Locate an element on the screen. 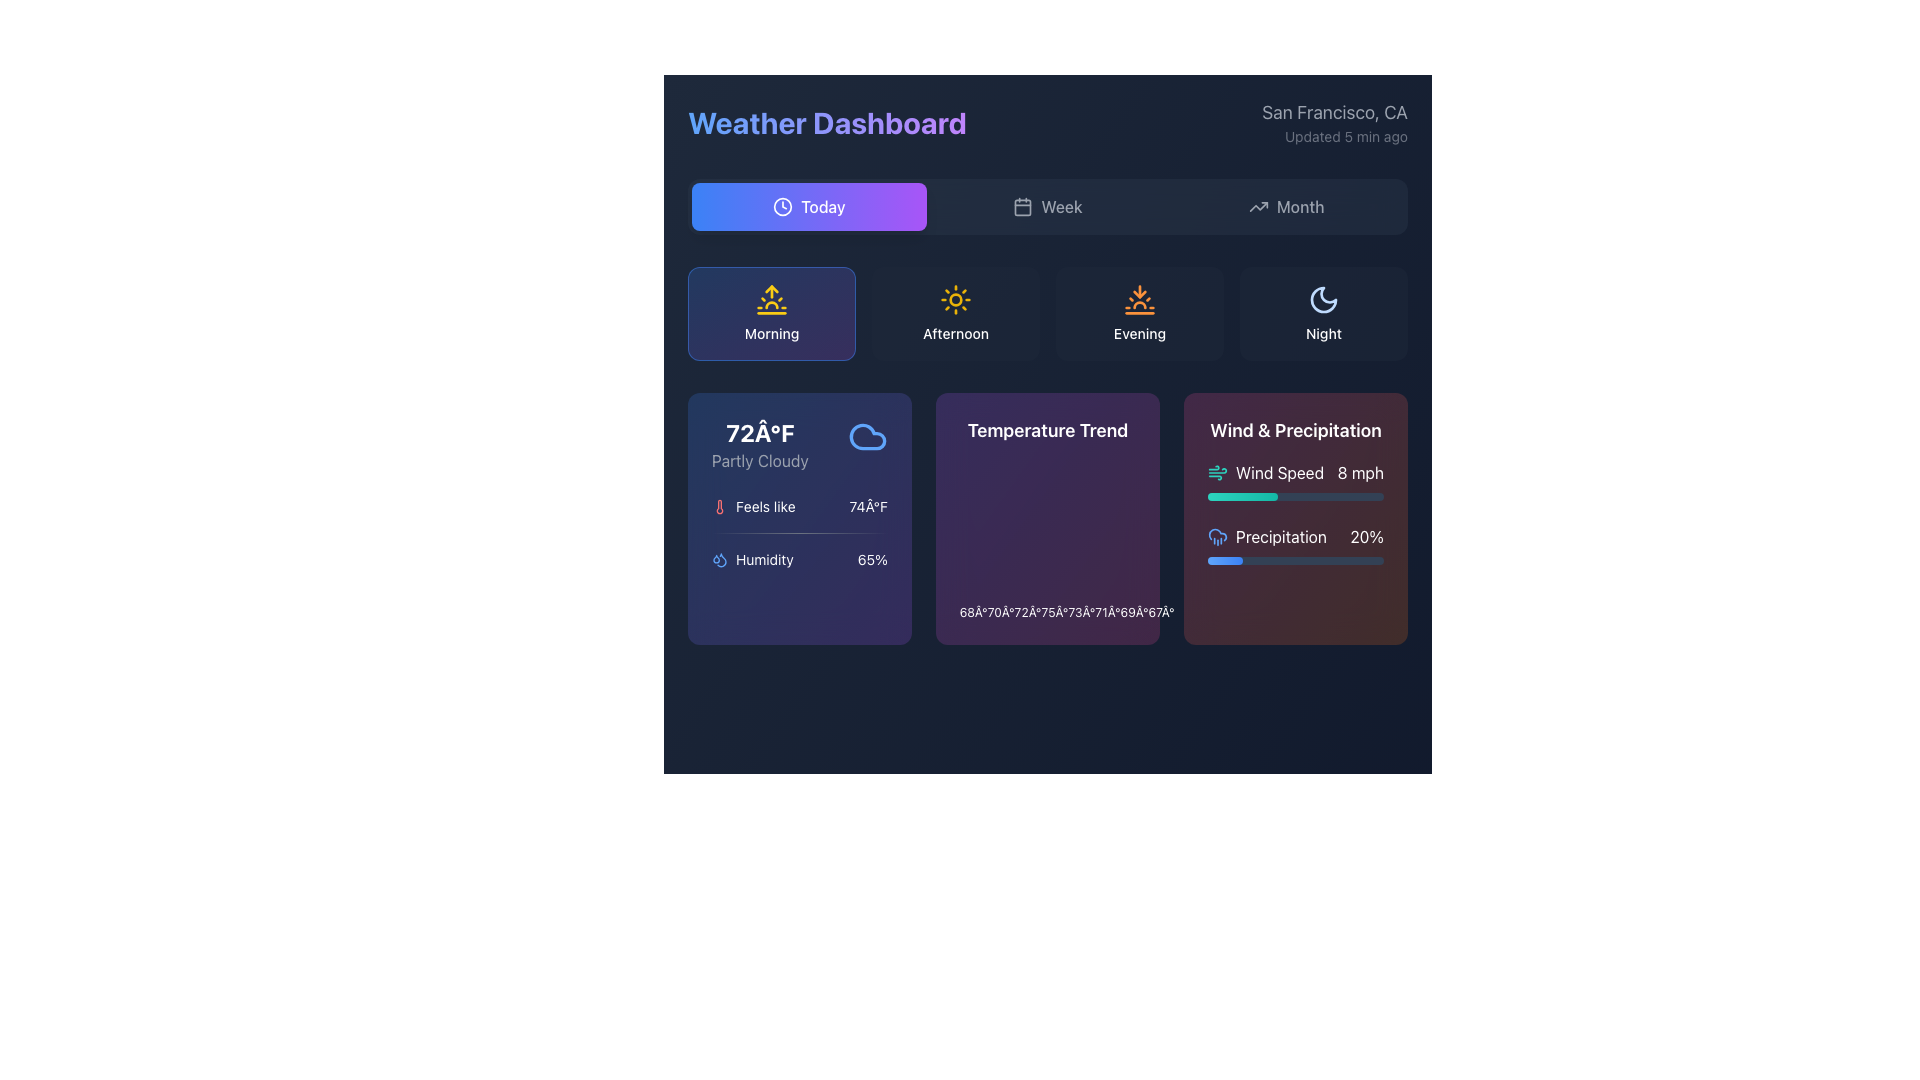 The width and height of the screenshot is (1920, 1080). displayed wind speed value from the informational display card section showing 'Wind Speed' and '8 mph' in the Weather Dashboard is located at coordinates (1296, 481).